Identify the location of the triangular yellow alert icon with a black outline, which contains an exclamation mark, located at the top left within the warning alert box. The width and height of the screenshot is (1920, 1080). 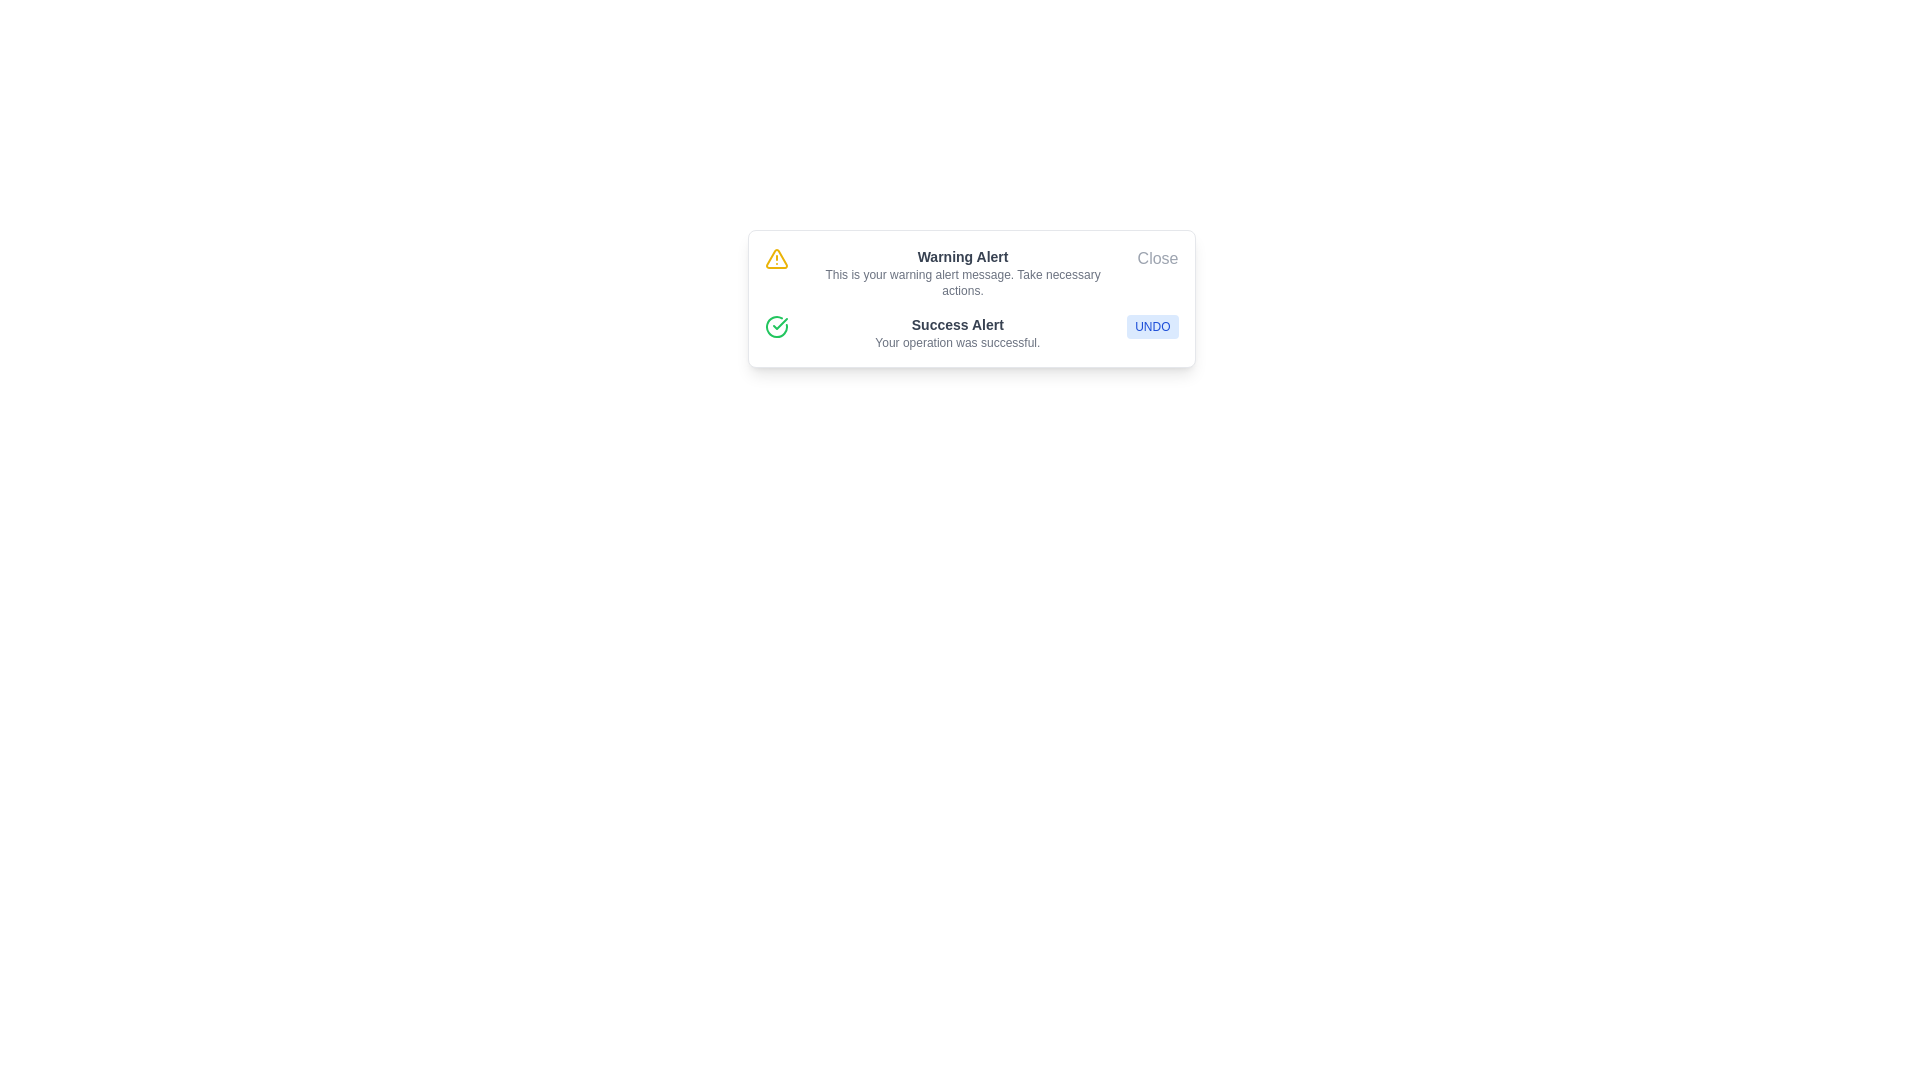
(775, 257).